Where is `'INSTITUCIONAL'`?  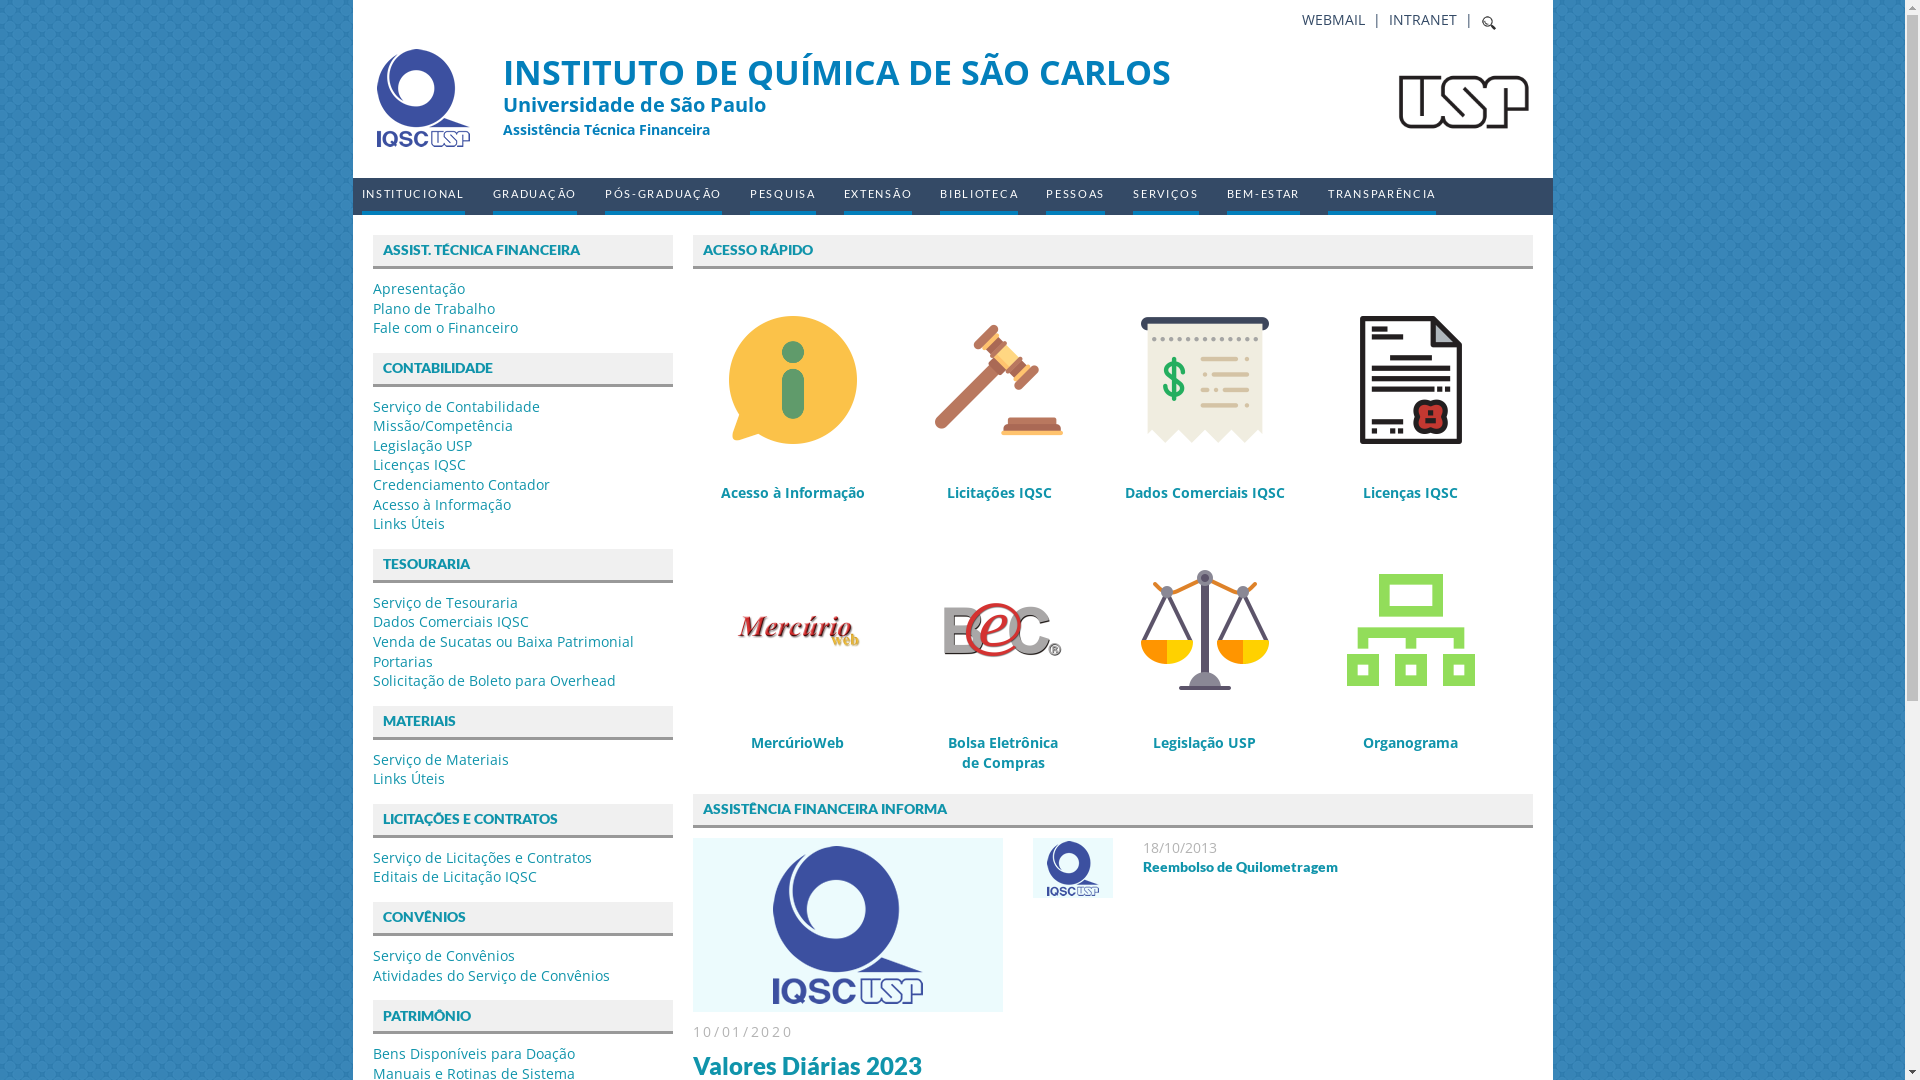 'INSTITUCIONAL' is located at coordinates (412, 196).